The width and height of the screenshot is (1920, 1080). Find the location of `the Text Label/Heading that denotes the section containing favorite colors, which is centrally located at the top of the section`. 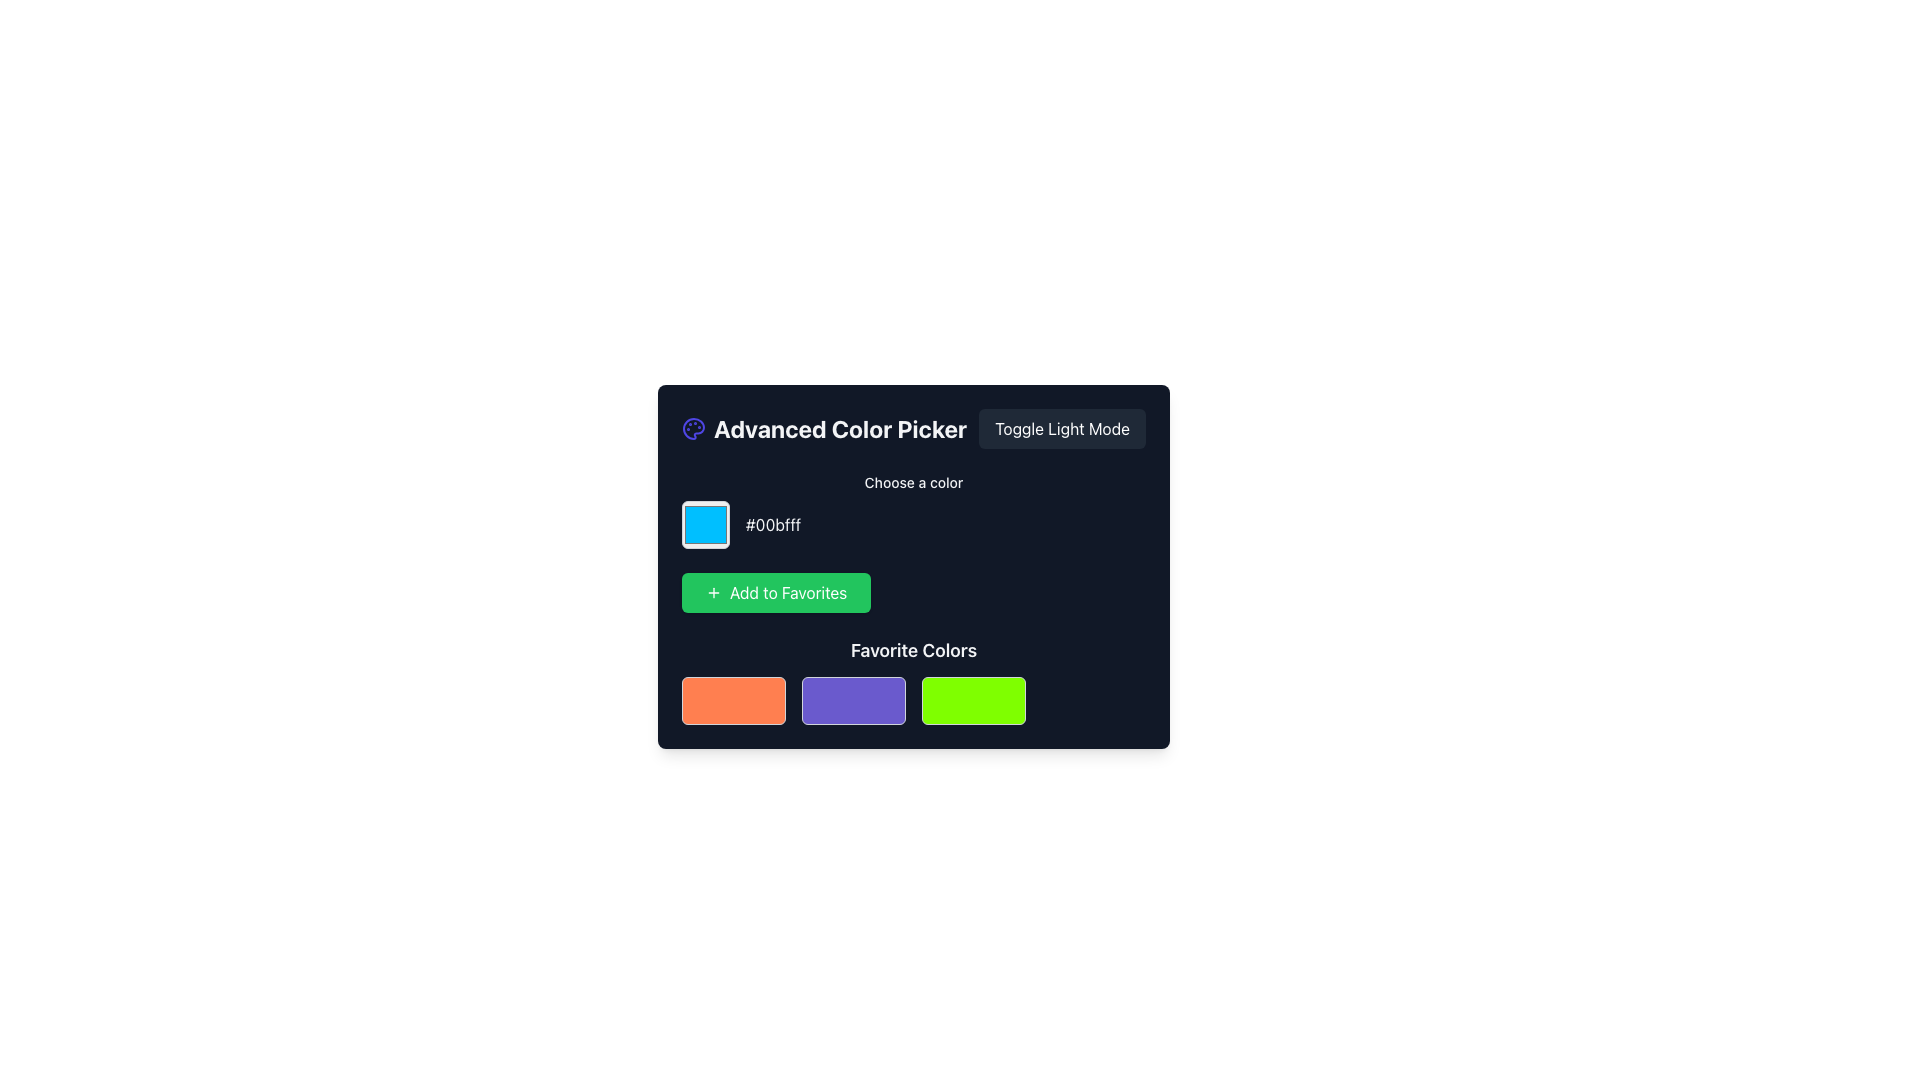

the Text Label/Heading that denotes the section containing favorite colors, which is centrally located at the top of the section is located at coordinates (912, 651).